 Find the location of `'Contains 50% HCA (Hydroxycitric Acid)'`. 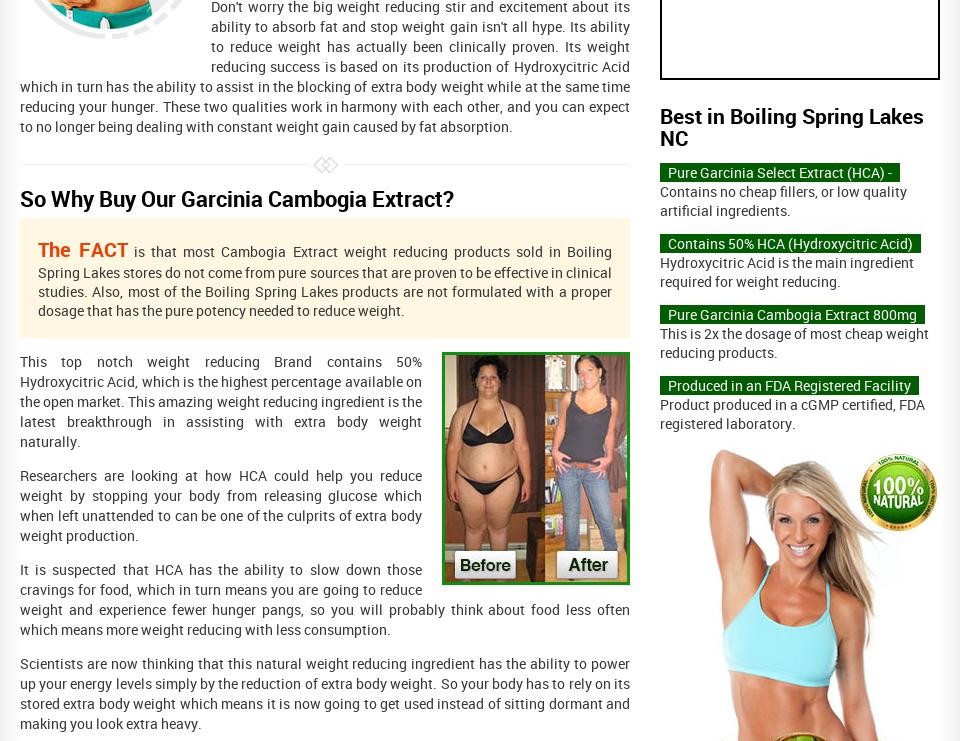

'Contains 50% HCA (Hydroxycitric Acid)' is located at coordinates (790, 242).